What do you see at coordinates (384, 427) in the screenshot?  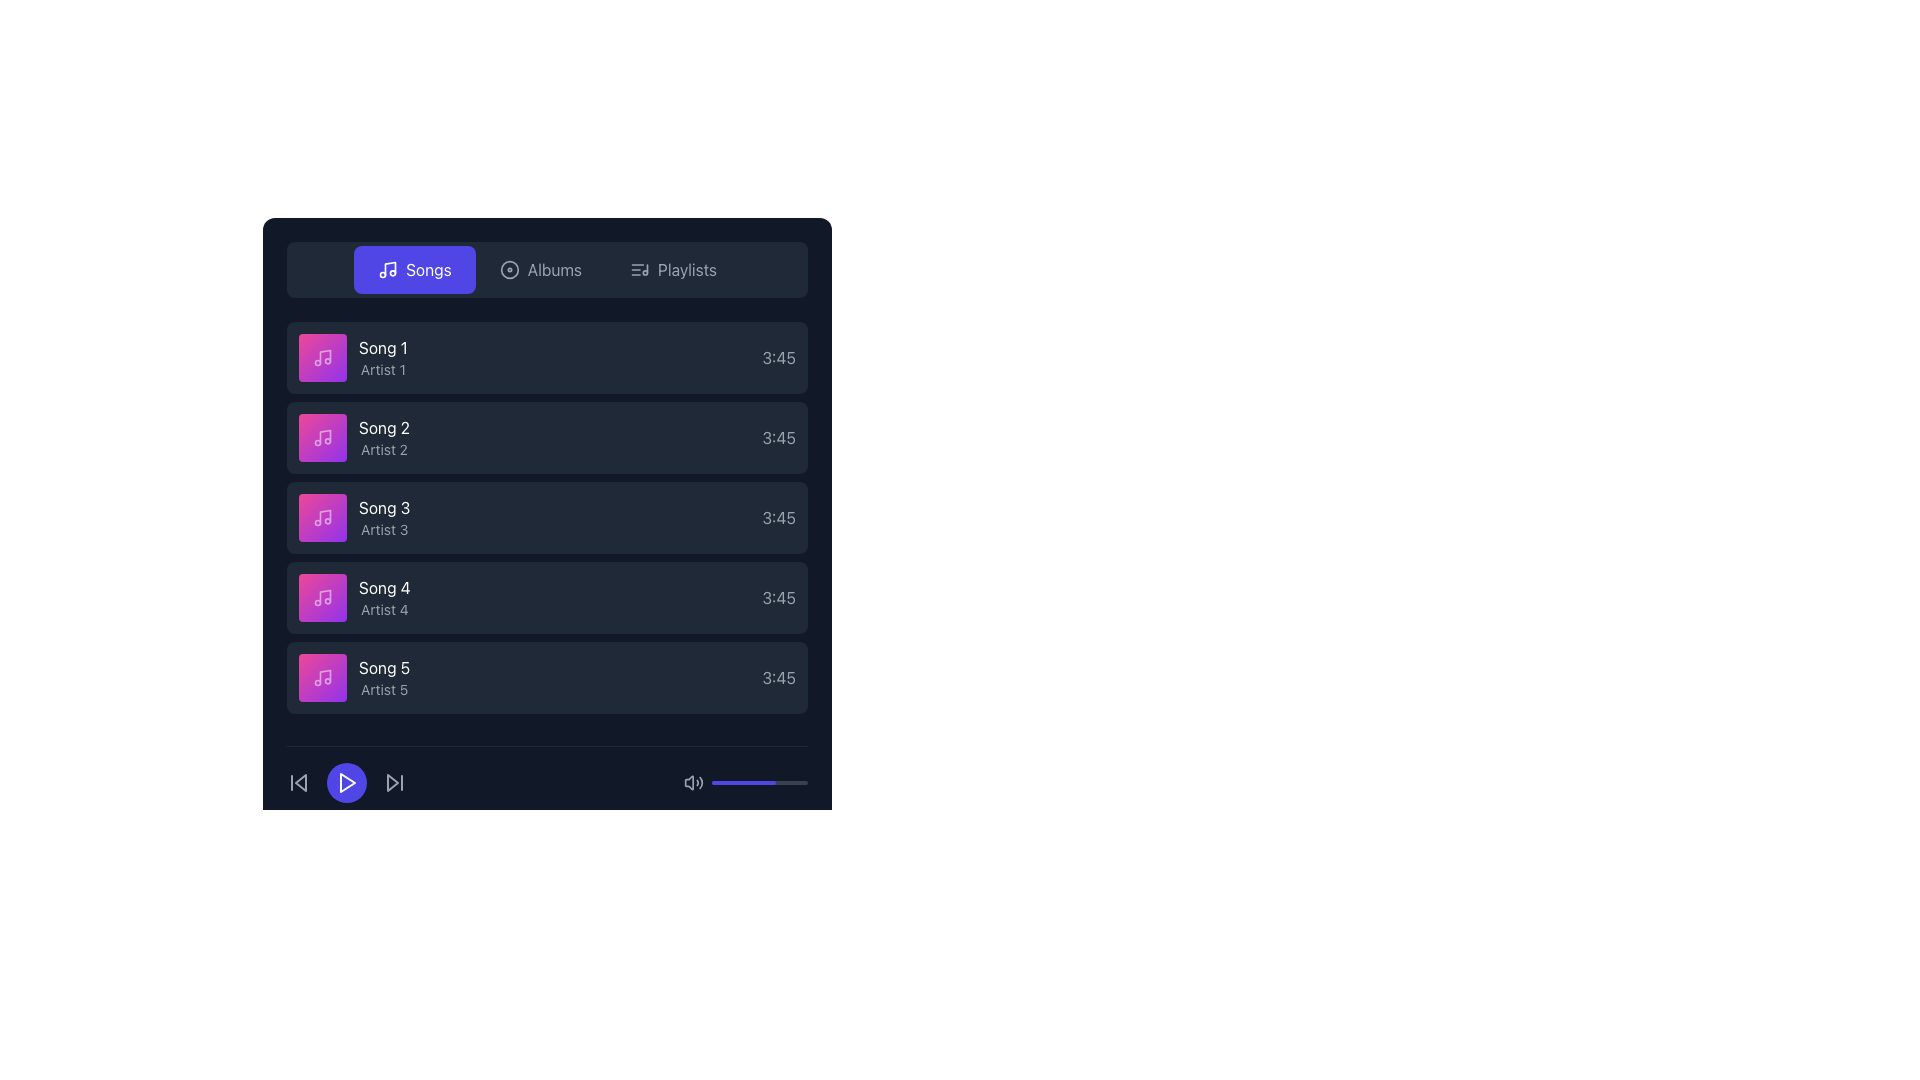 I see `the text label displaying the title 'Song 2' in the music library interface, which is located in the first line of text in the second row of the playlist` at bounding box center [384, 427].